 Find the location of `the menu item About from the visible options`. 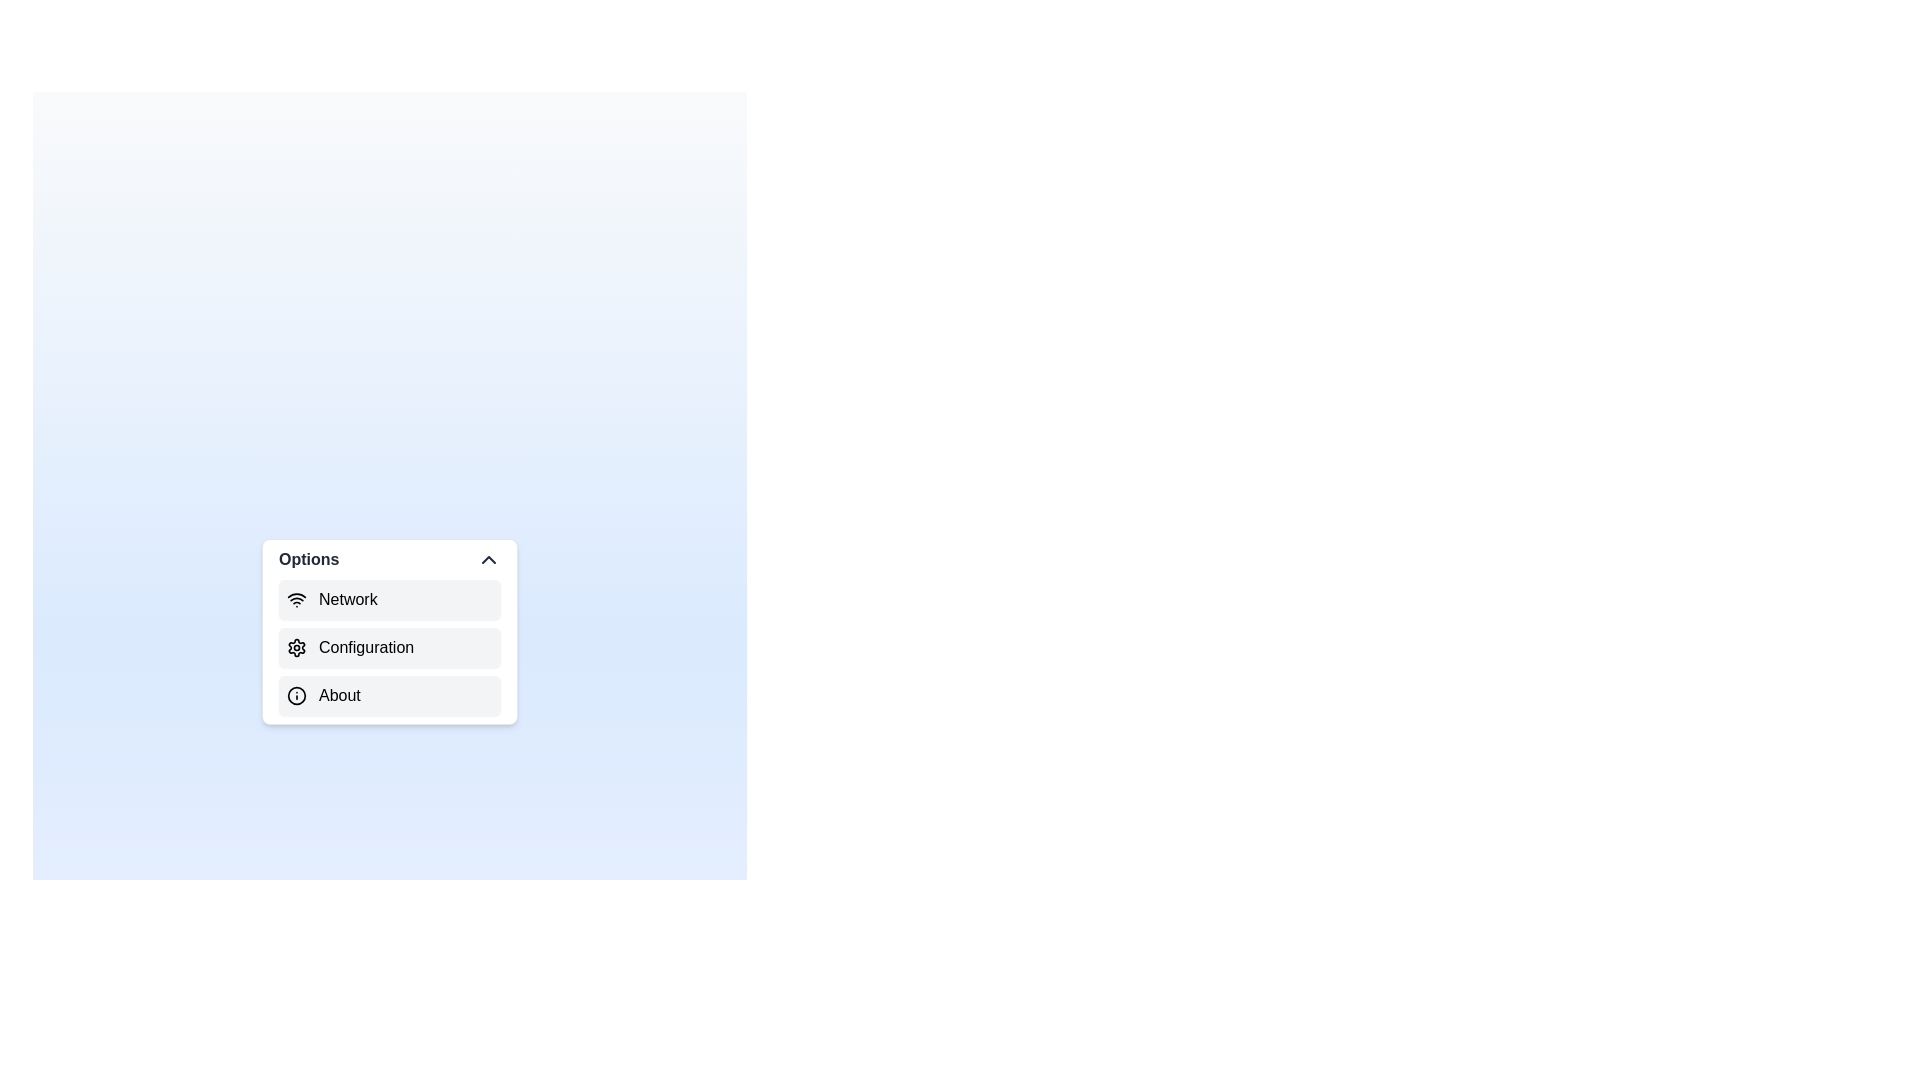

the menu item About from the visible options is located at coordinates (389, 694).